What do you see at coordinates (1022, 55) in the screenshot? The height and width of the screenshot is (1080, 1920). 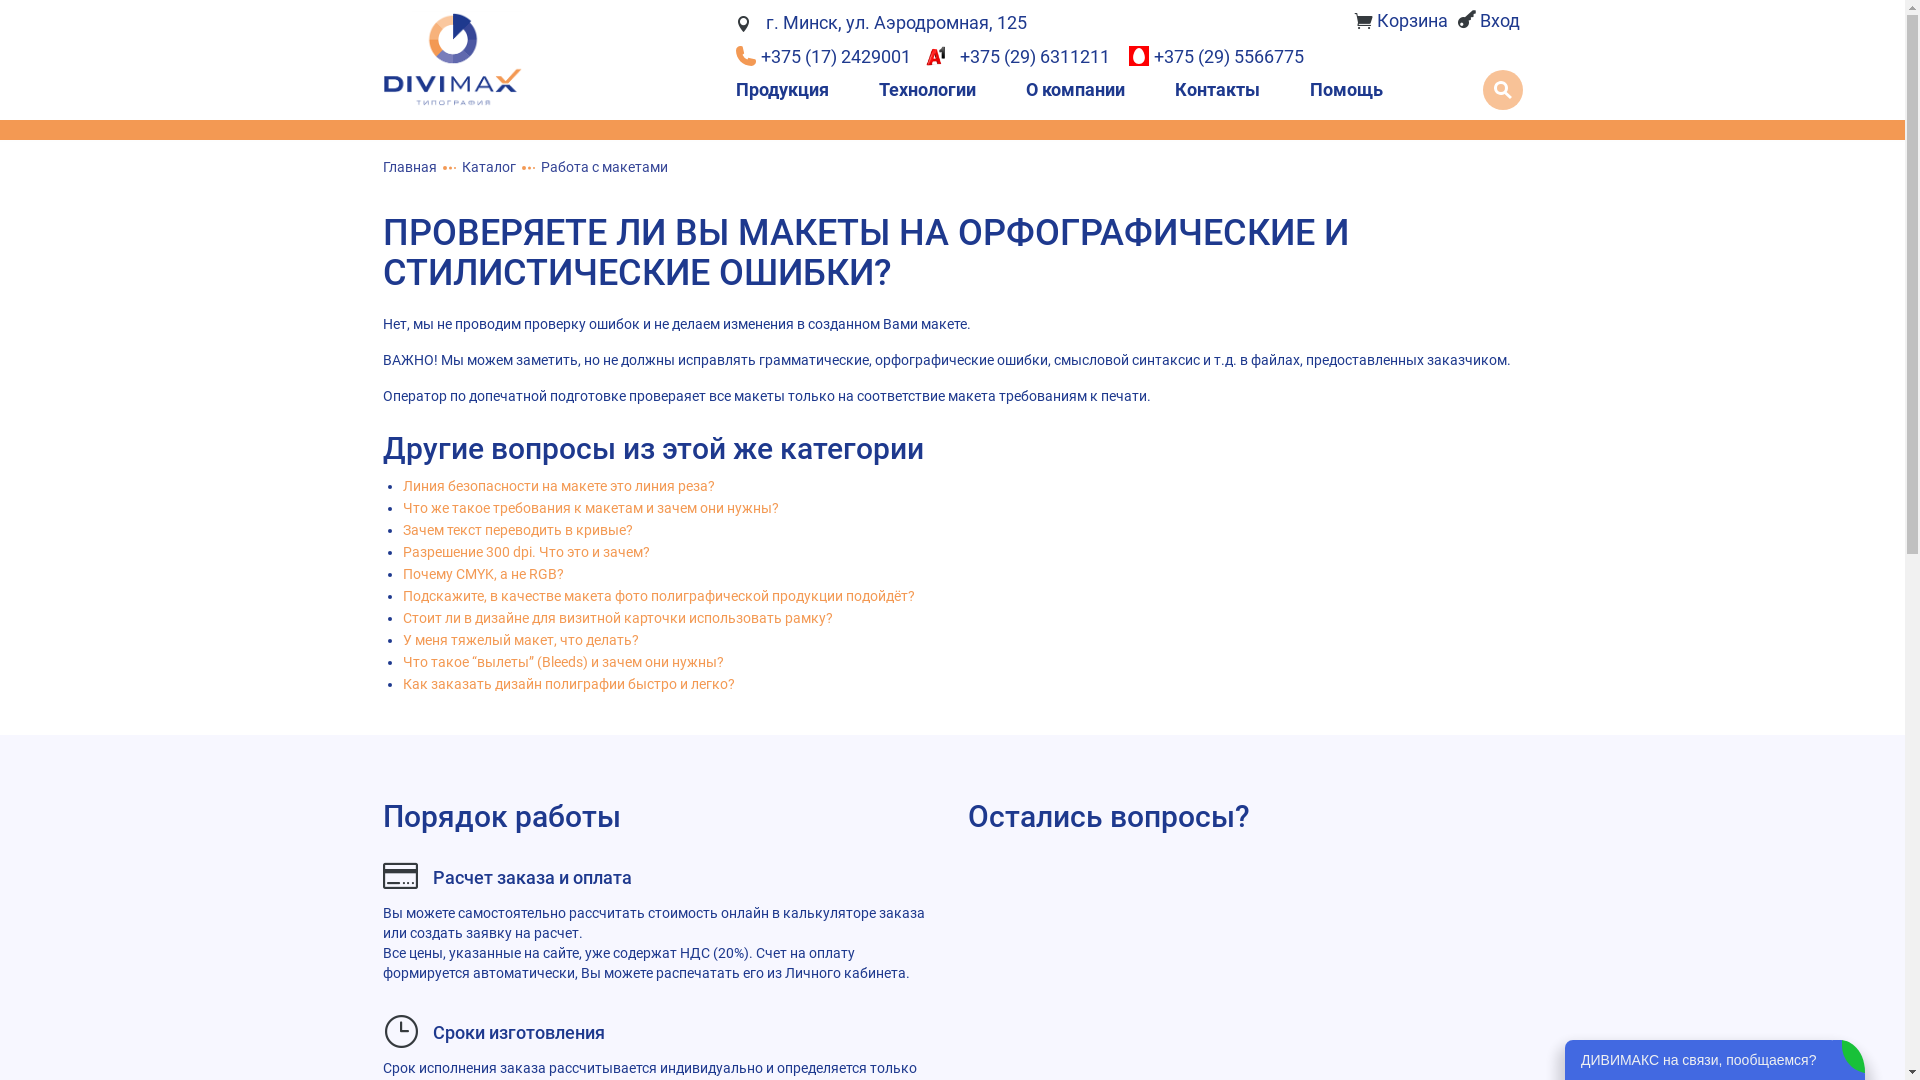 I see `'+375 (29) 6311211'` at bounding box center [1022, 55].